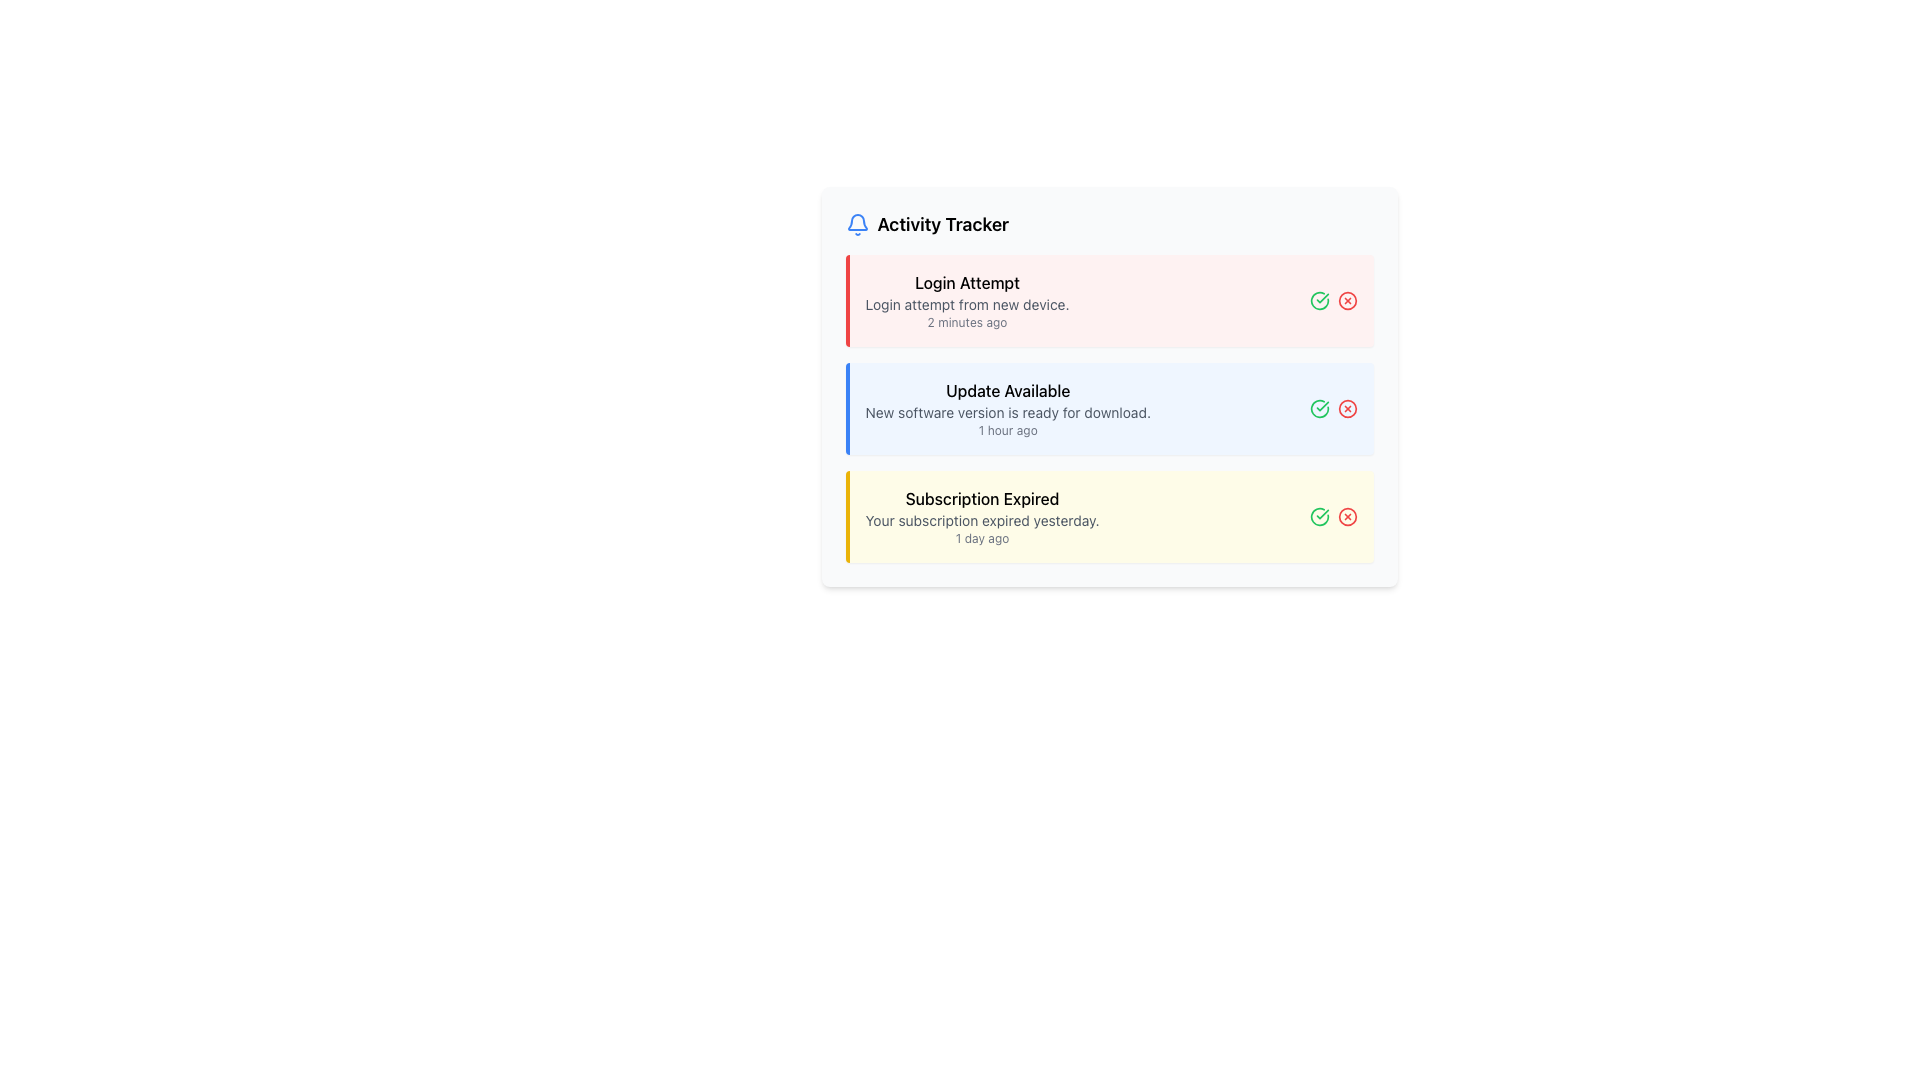  I want to click on the 'Update Available' notification in the 'Activity Tracker' panel using keyboard navigation, so click(1108, 407).